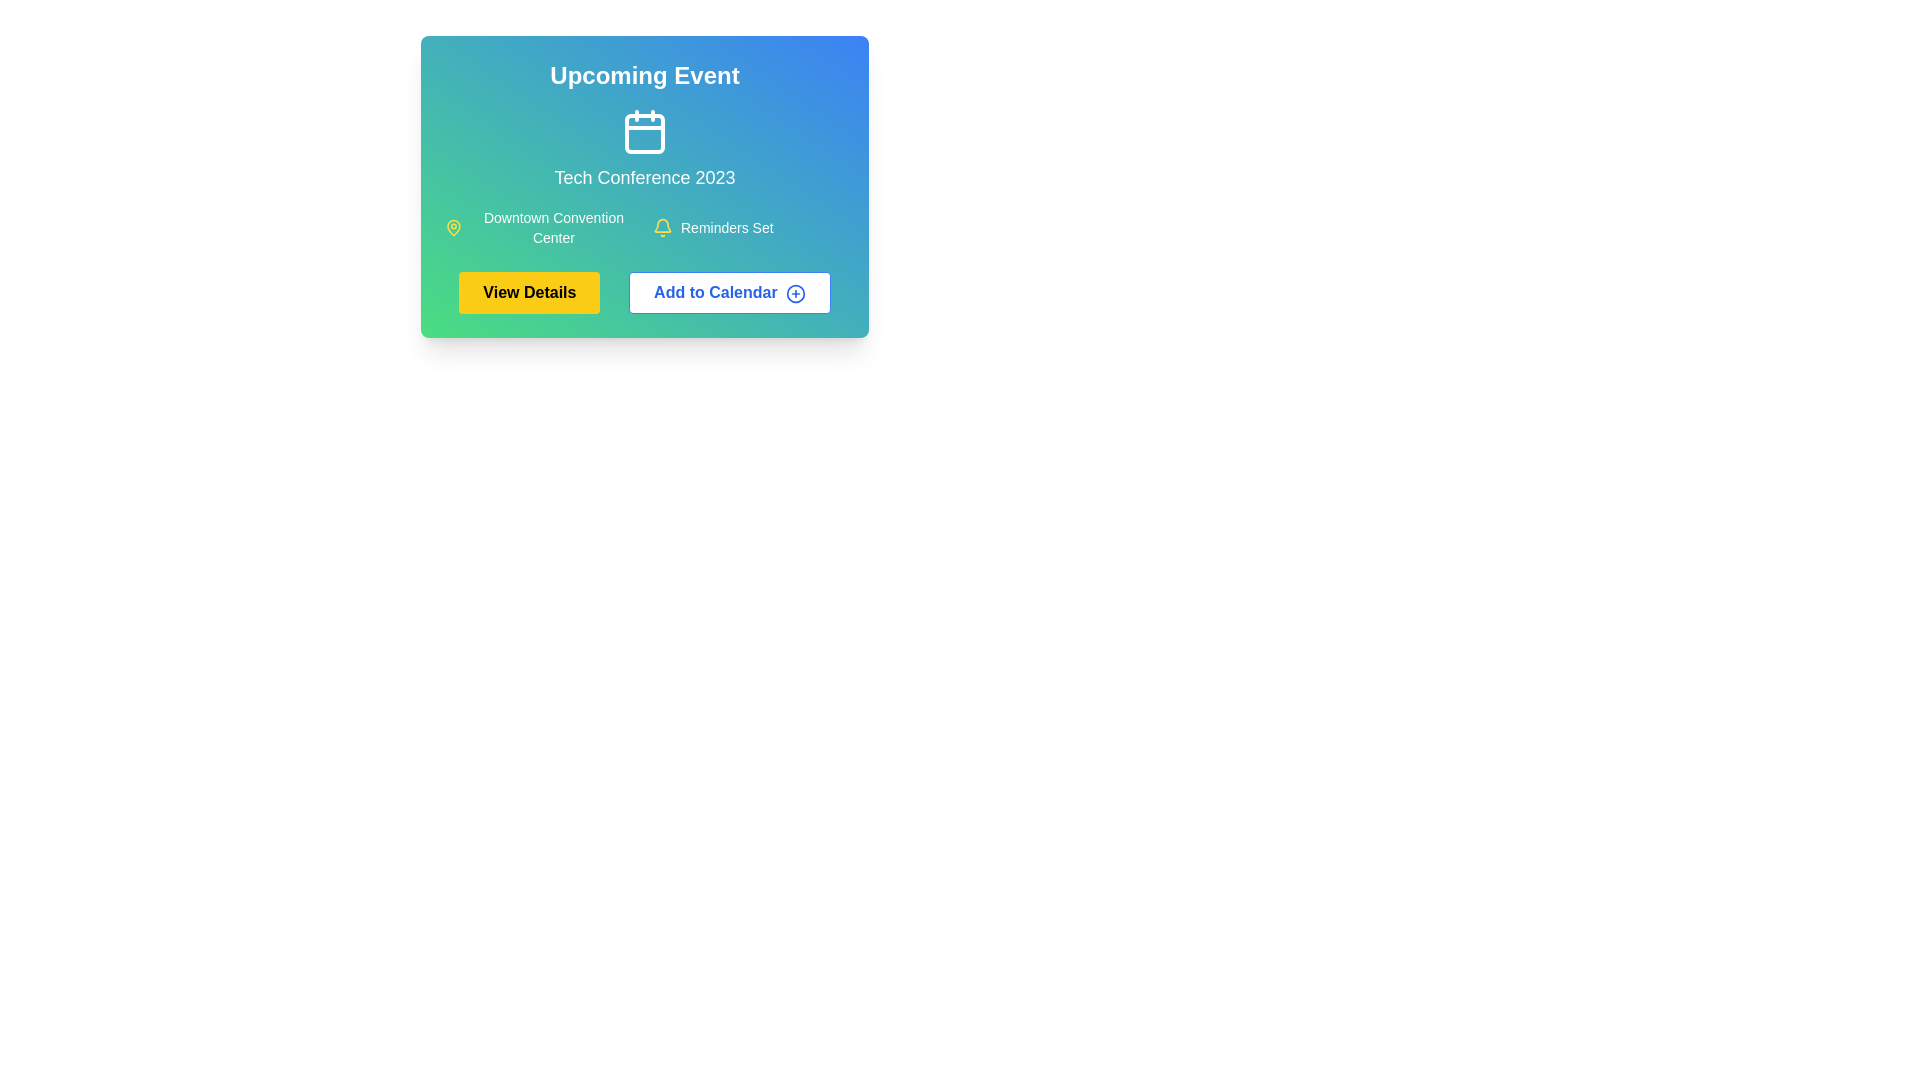 The width and height of the screenshot is (1920, 1080). I want to click on the circular outline of the 'plus' sign icon located at the far right end of the 'Add to Calendar' button on the card, so click(794, 293).